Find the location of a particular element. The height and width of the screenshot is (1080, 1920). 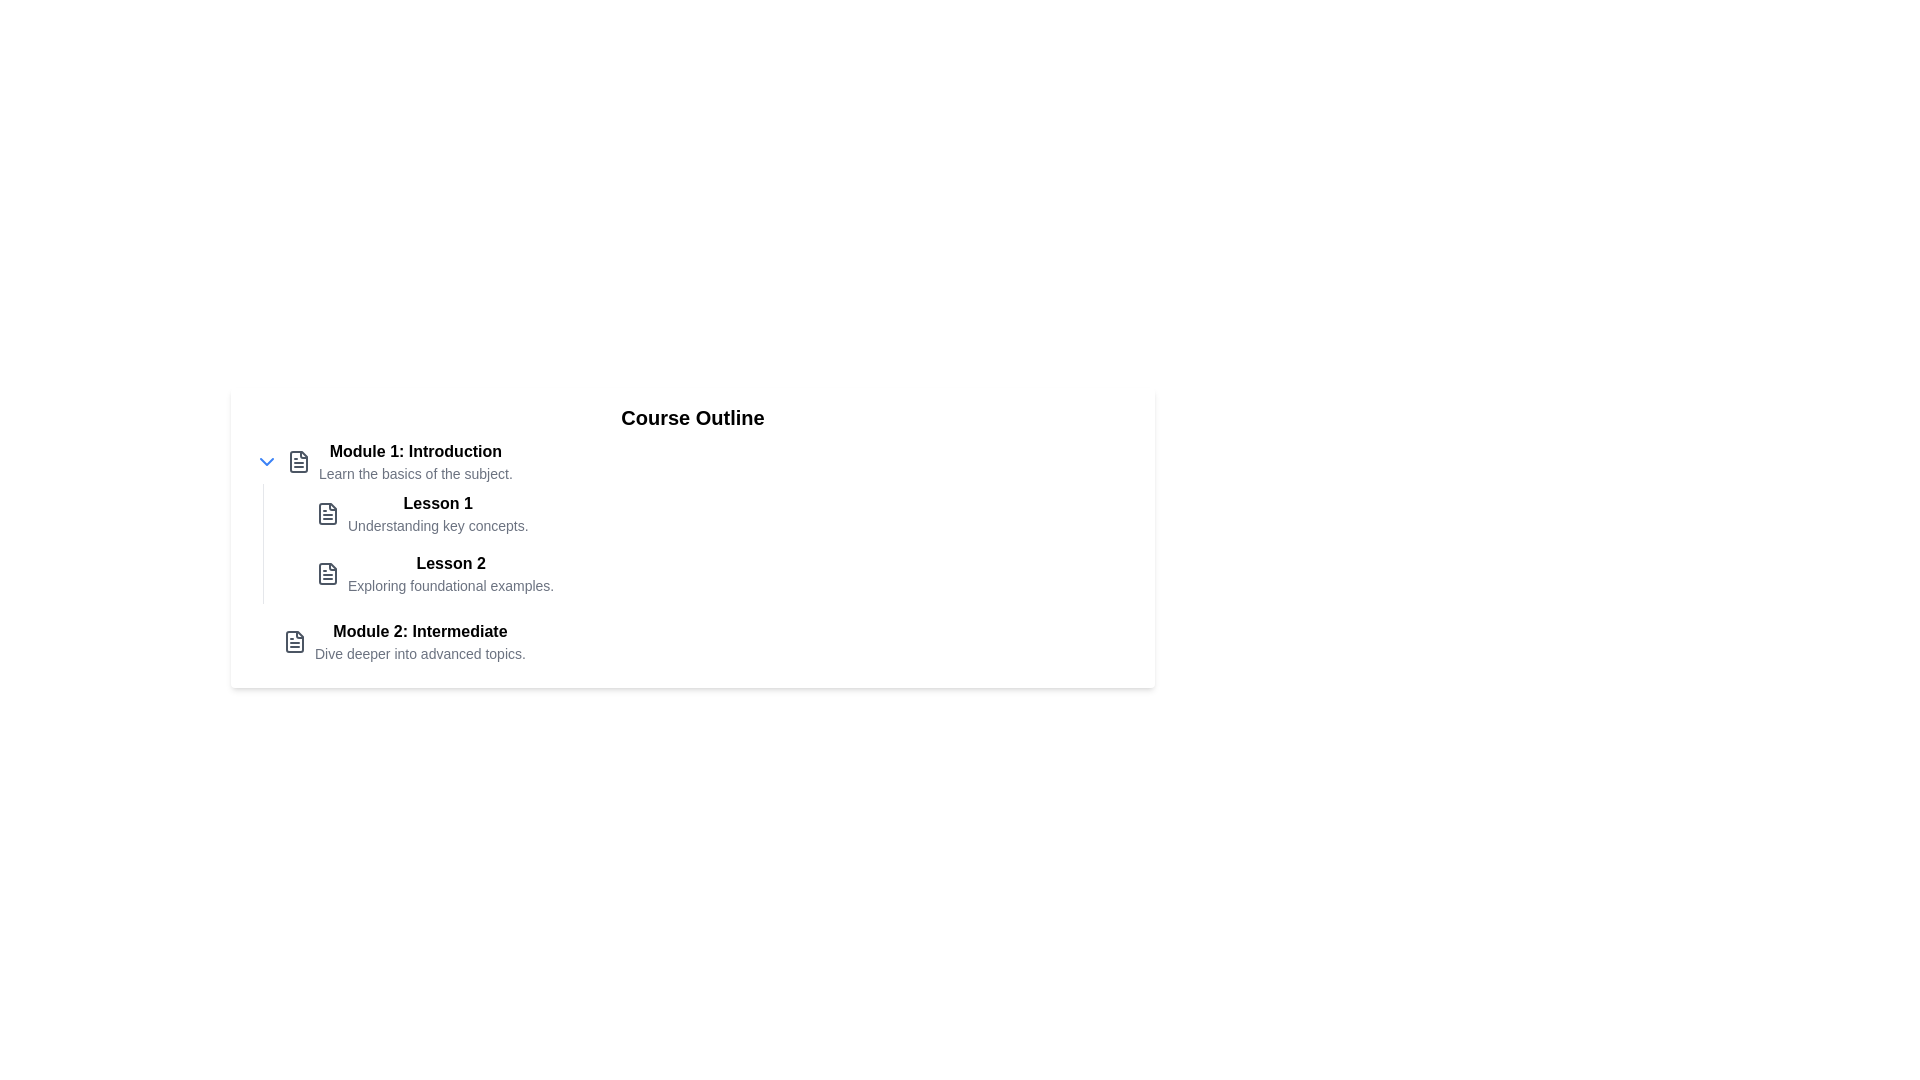

the blue downward-pointing chevron icon next to the bold title 'Module 1: Introduction' is located at coordinates (266, 462).